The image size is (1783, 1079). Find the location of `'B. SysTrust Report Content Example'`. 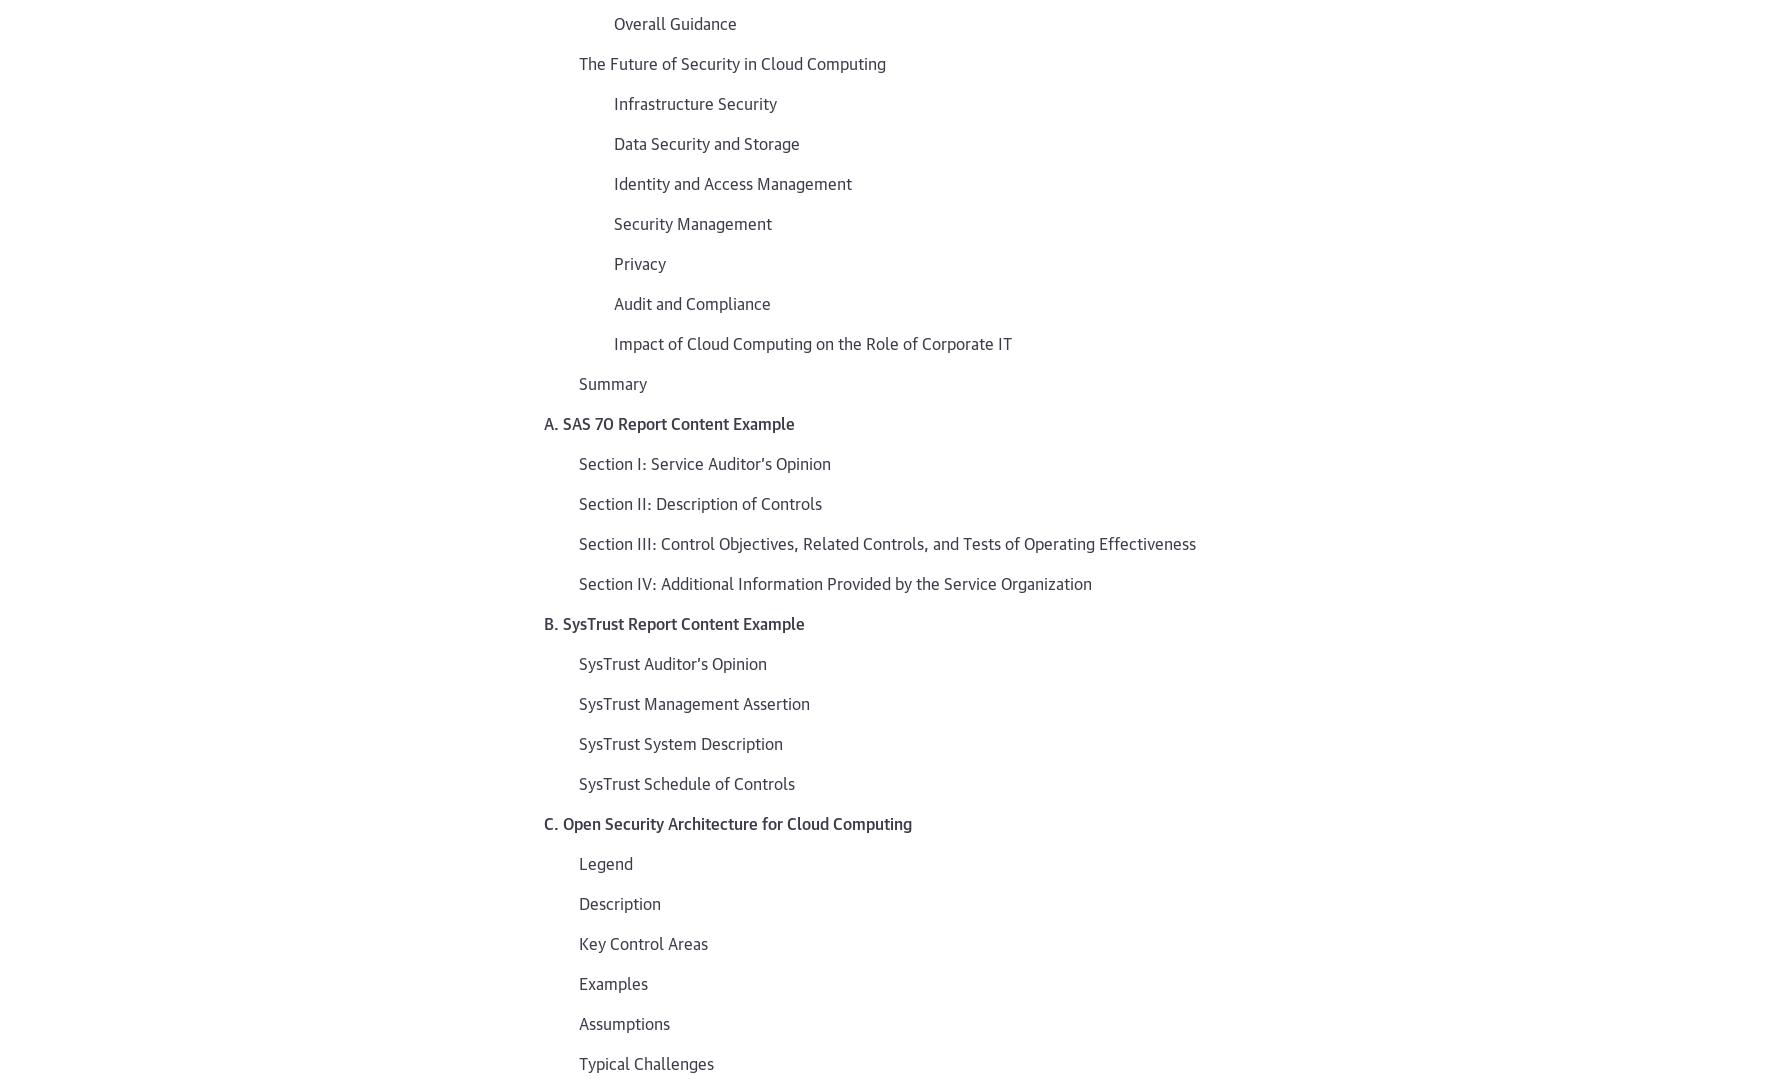

'B. SysTrust Report Content Example' is located at coordinates (542, 622).